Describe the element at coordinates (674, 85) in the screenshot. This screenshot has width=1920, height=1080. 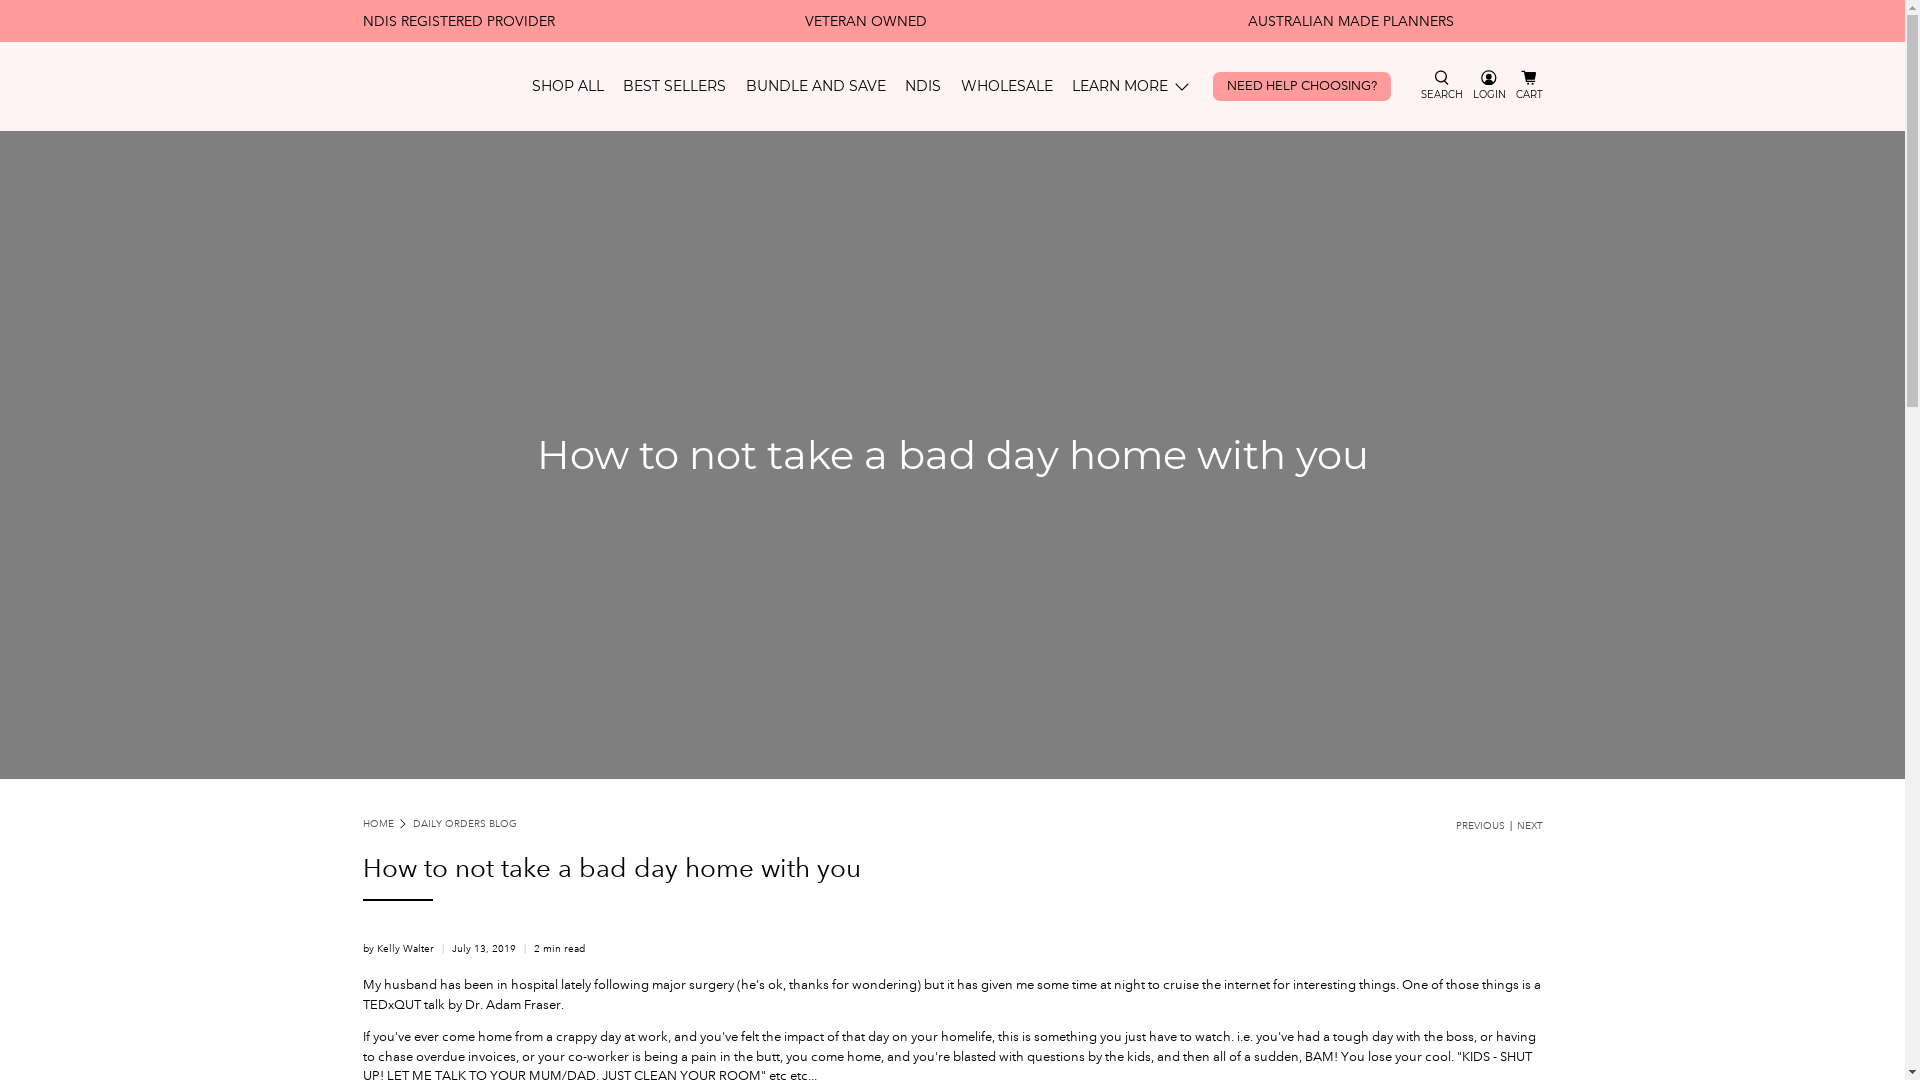
I see `'BEST SELLERS'` at that location.